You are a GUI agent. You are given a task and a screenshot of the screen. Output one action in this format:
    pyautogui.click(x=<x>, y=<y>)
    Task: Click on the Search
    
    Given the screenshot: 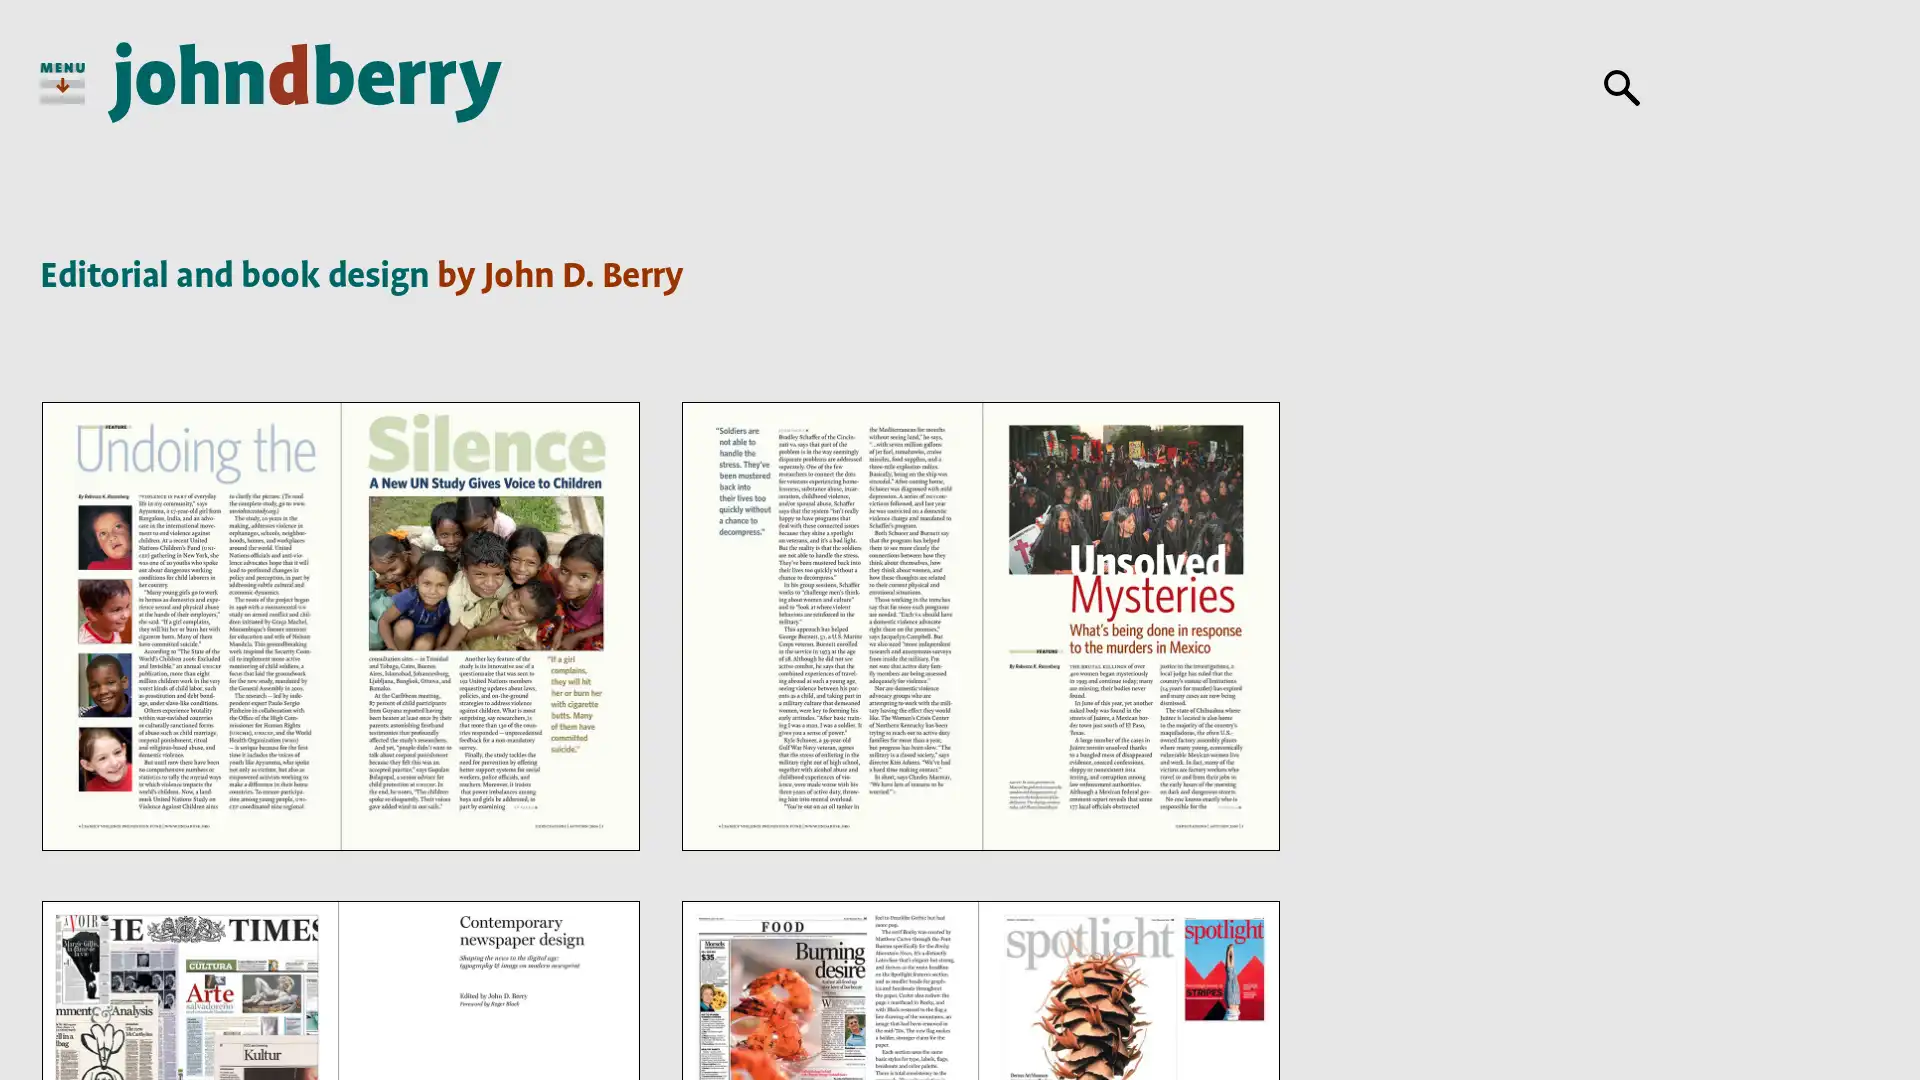 What is the action you would take?
    pyautogui.click(x=1622, y=87)
    